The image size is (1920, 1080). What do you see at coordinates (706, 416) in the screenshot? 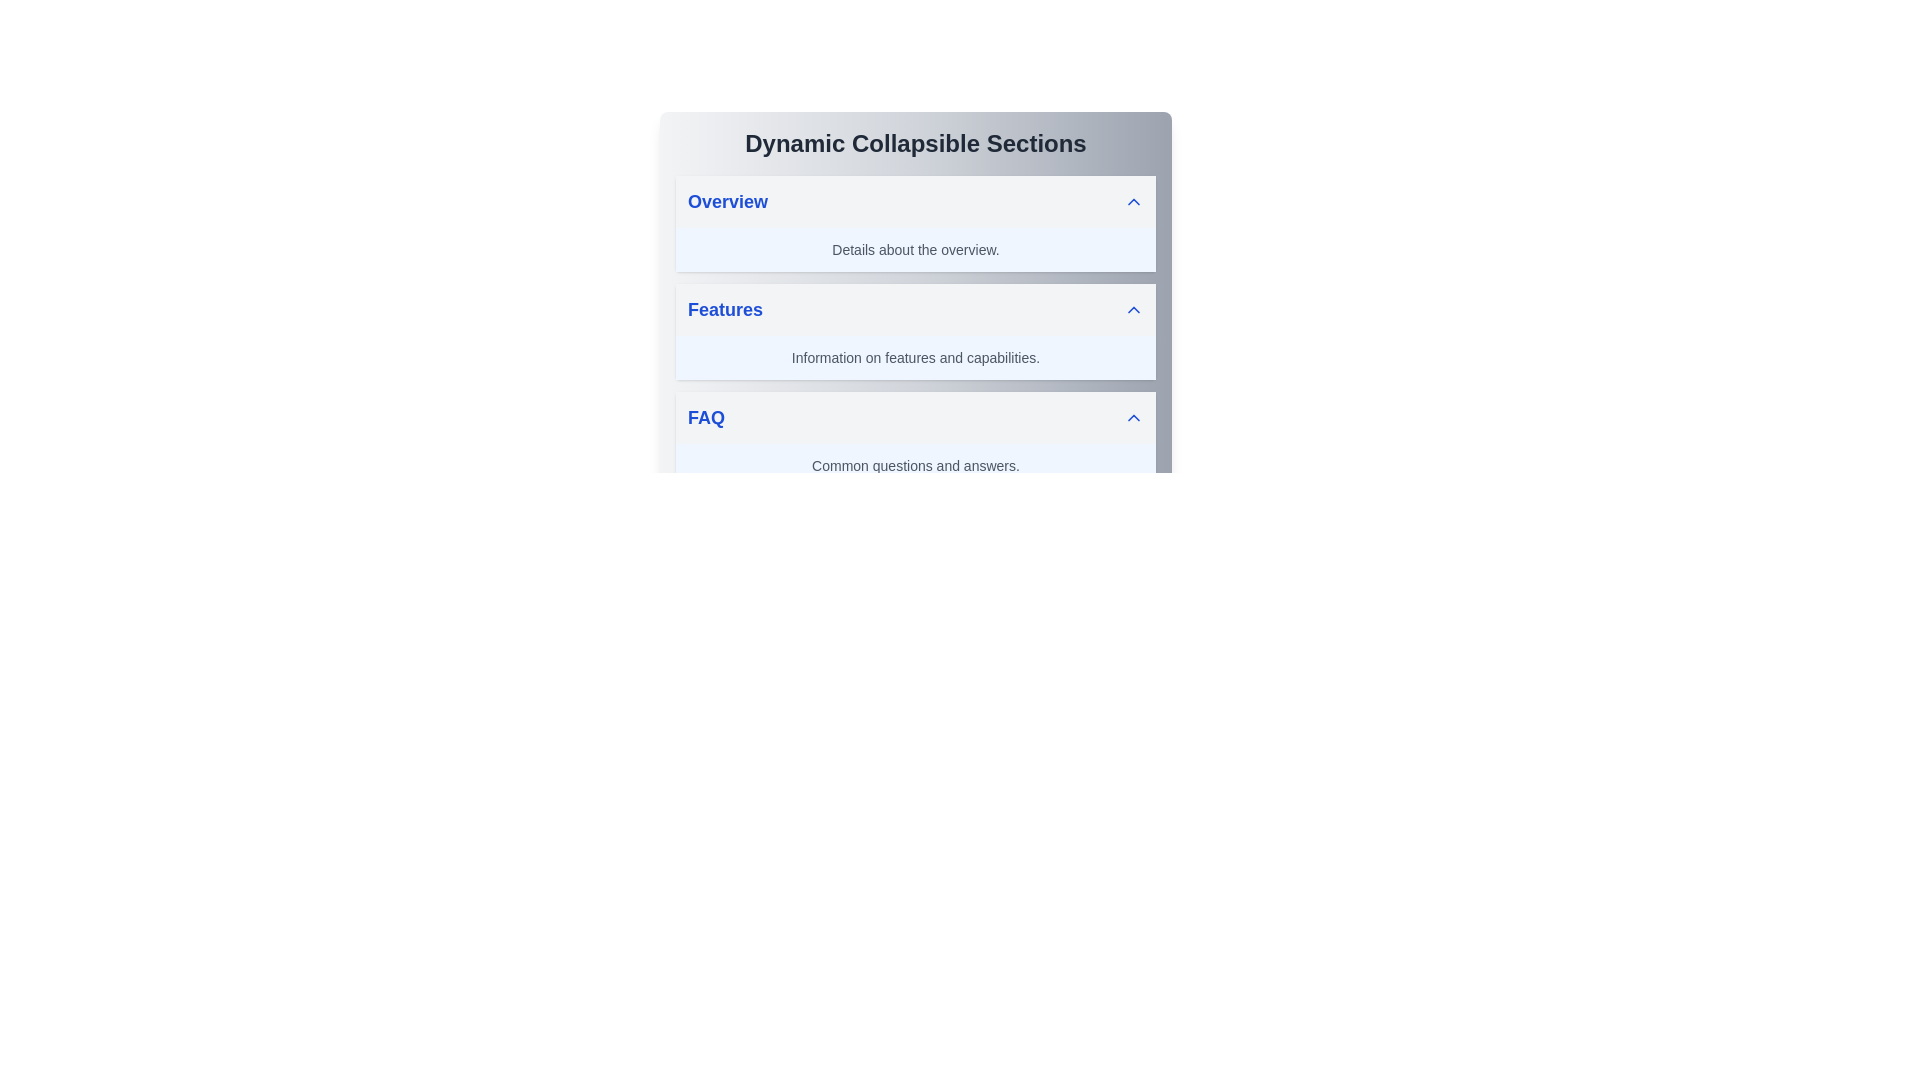
I see `the text label that serves as the title for the third collapsible section, located between the 'Features' section and its content description` at bounding box center [706, 416].